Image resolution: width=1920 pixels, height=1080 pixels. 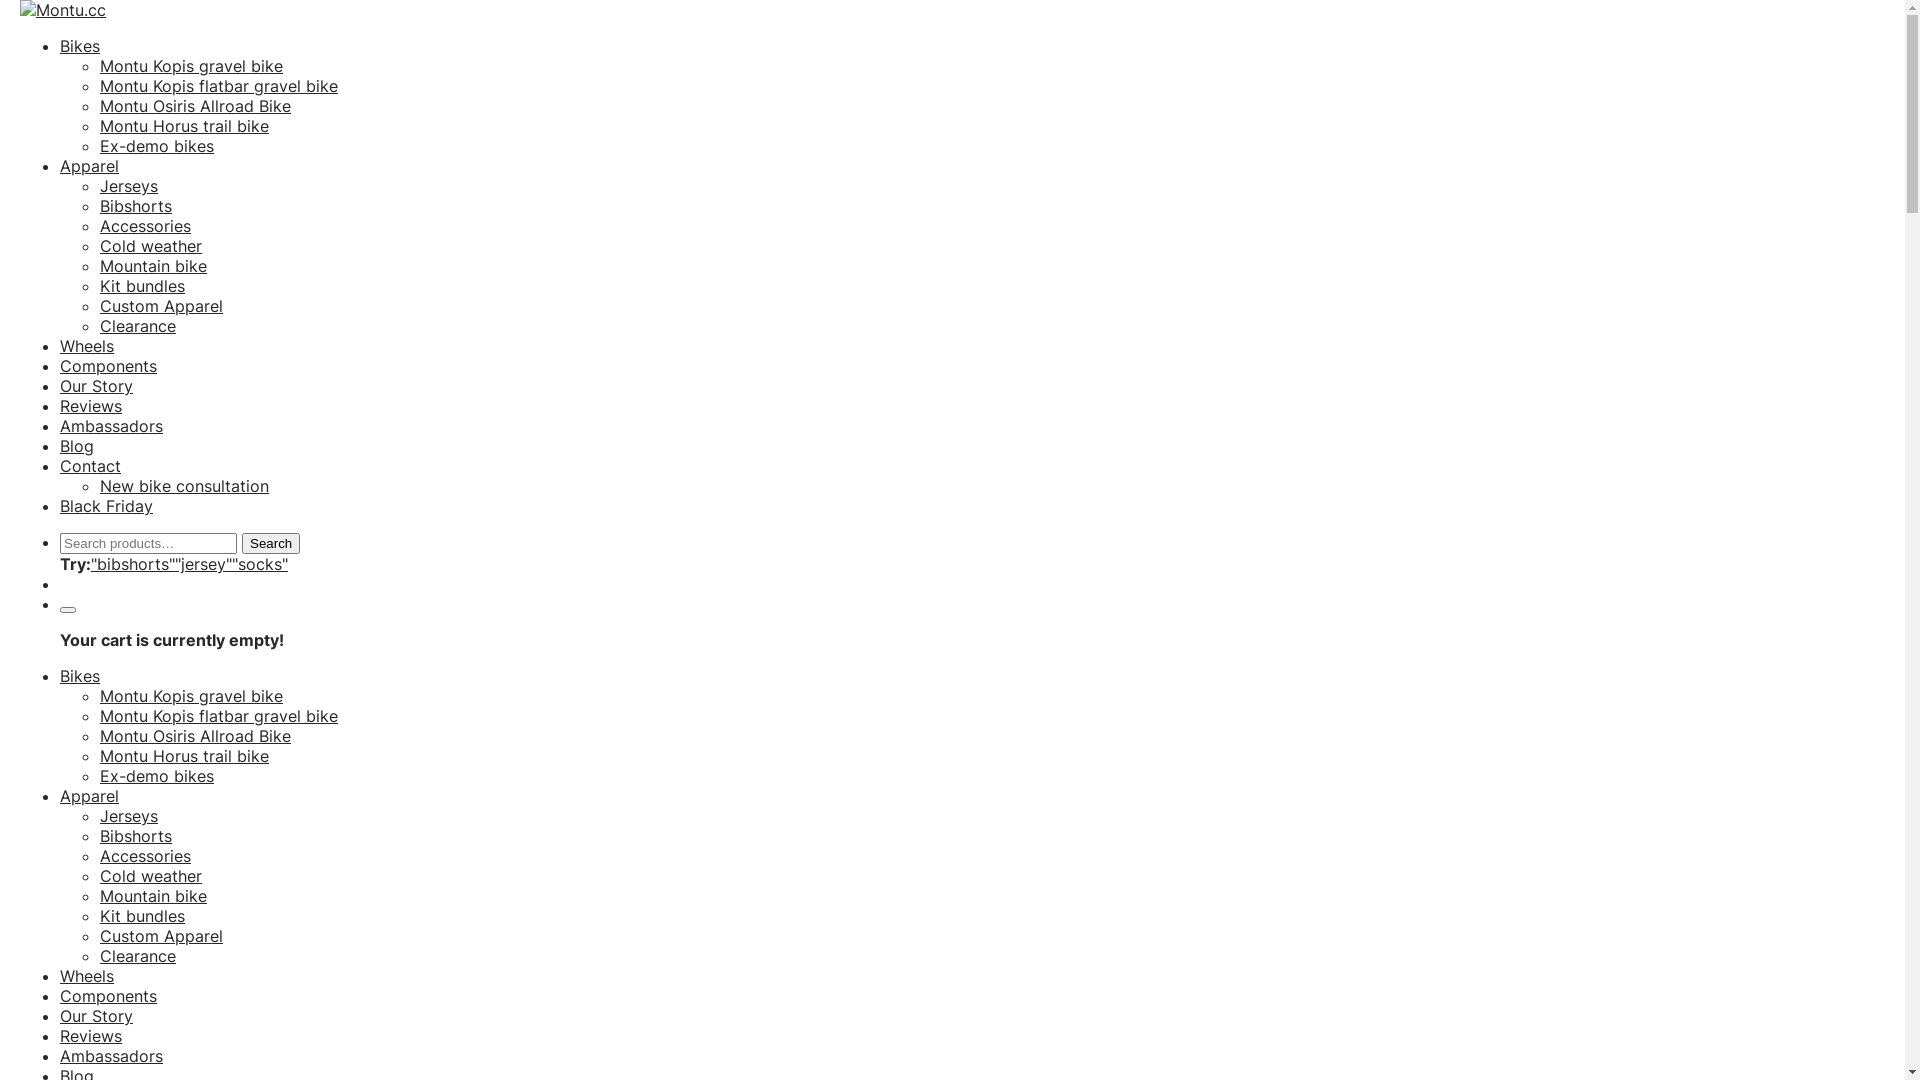 What do you see at coordinates (89, 466) in the screenshot?
I see `'Contact'` at bounding box center [89, 466].